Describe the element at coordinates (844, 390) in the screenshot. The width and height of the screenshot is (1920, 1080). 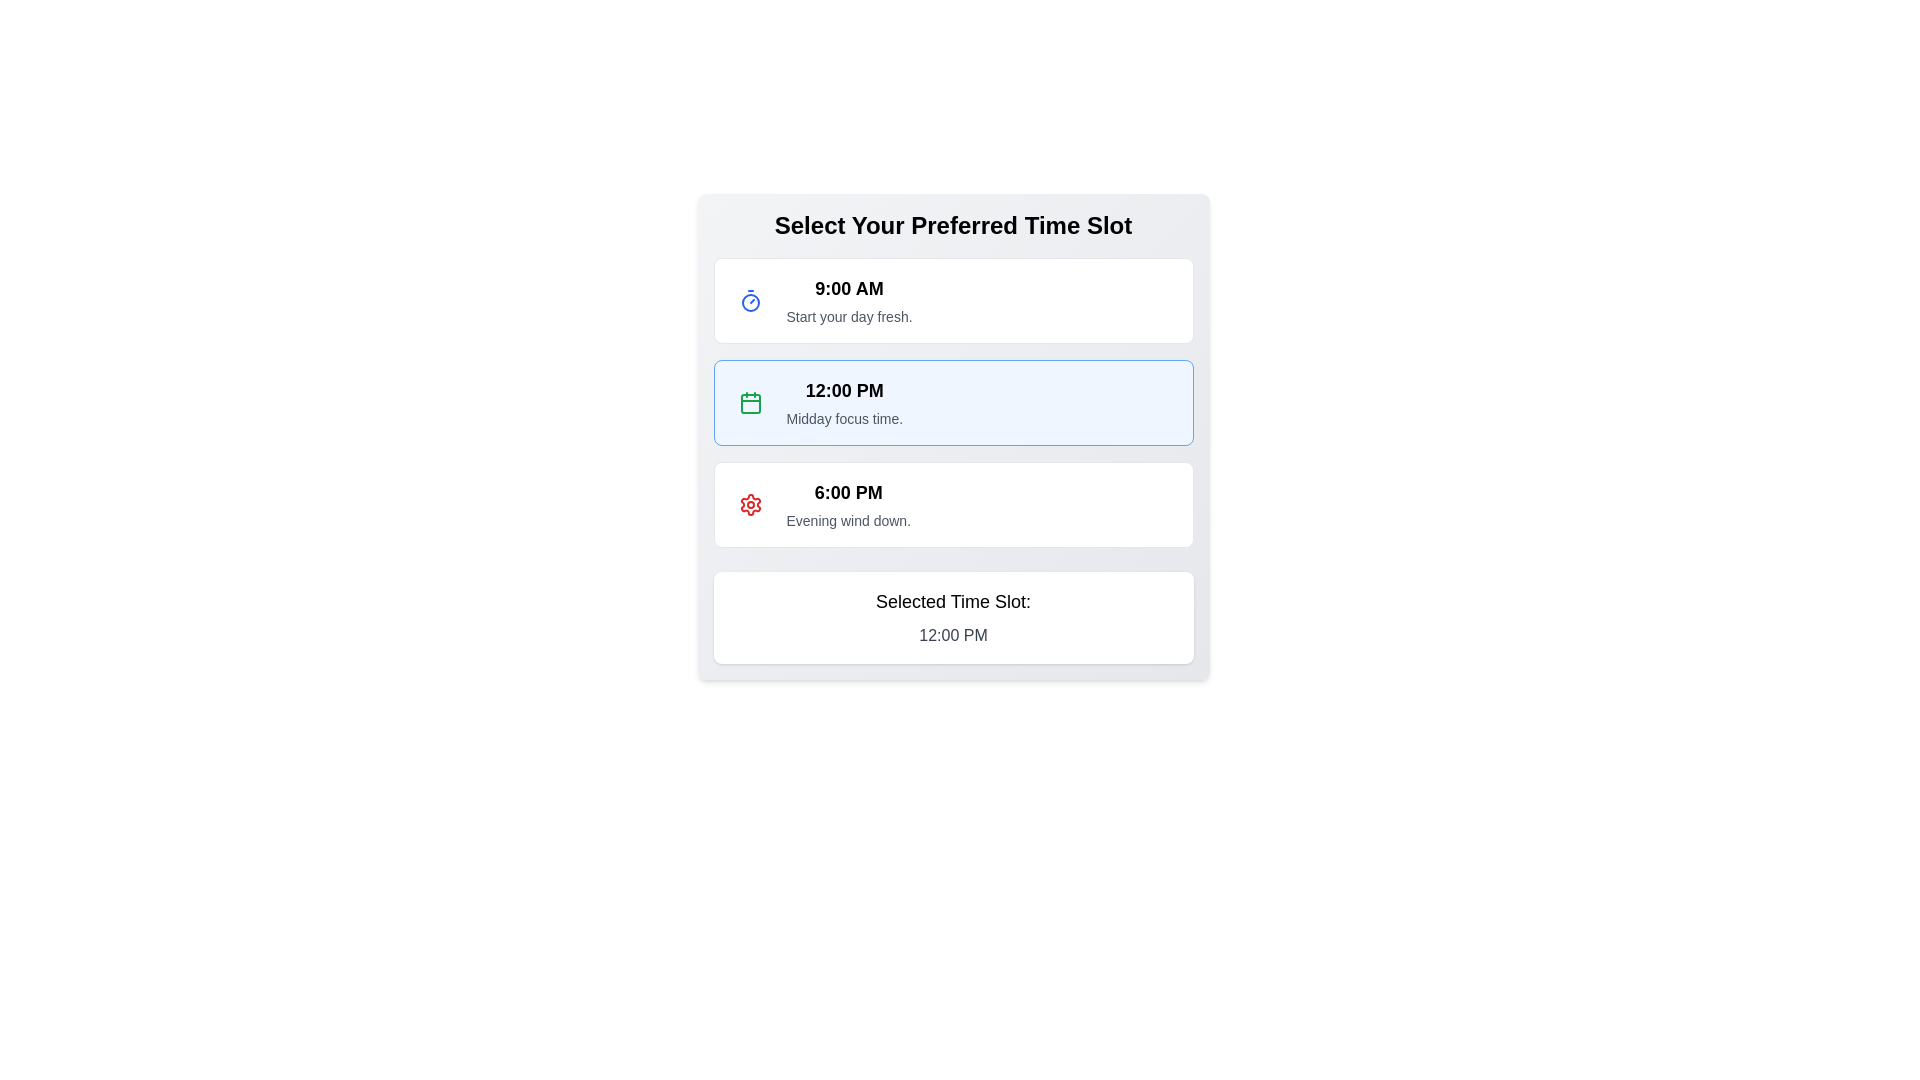
I see `the time display '12:00 PM' in bold, large font located at the center of its section, which is beneath a green calendar icon and above the description text 'Midday focus time'` at that location.